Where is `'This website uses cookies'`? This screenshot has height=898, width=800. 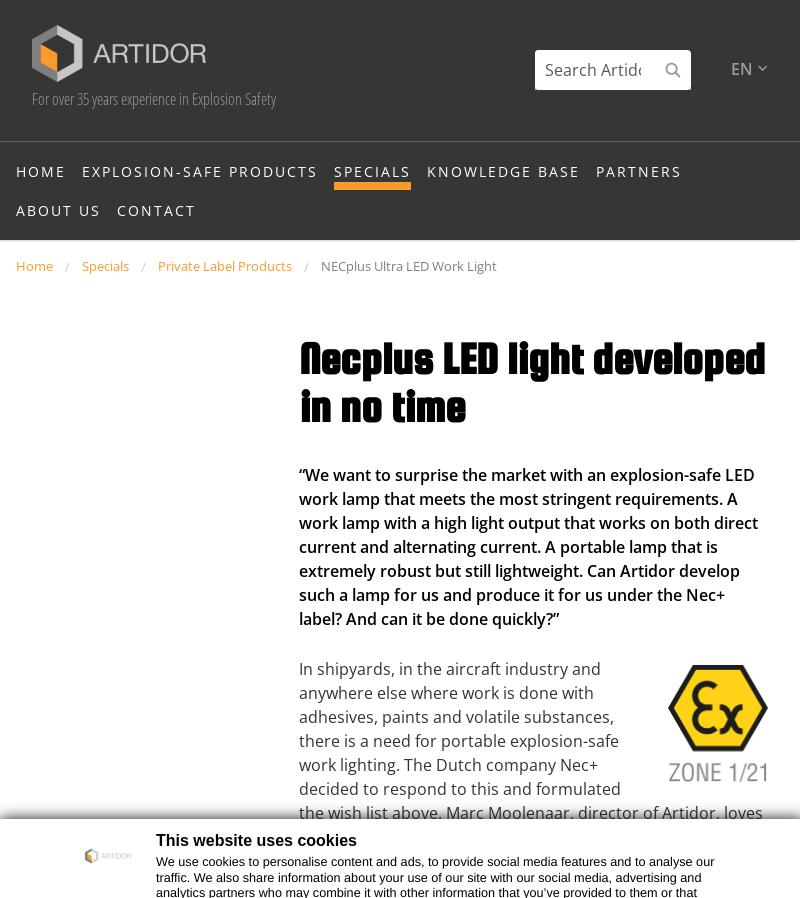 'This website uses cookies' is located at coordinates (255, 840).